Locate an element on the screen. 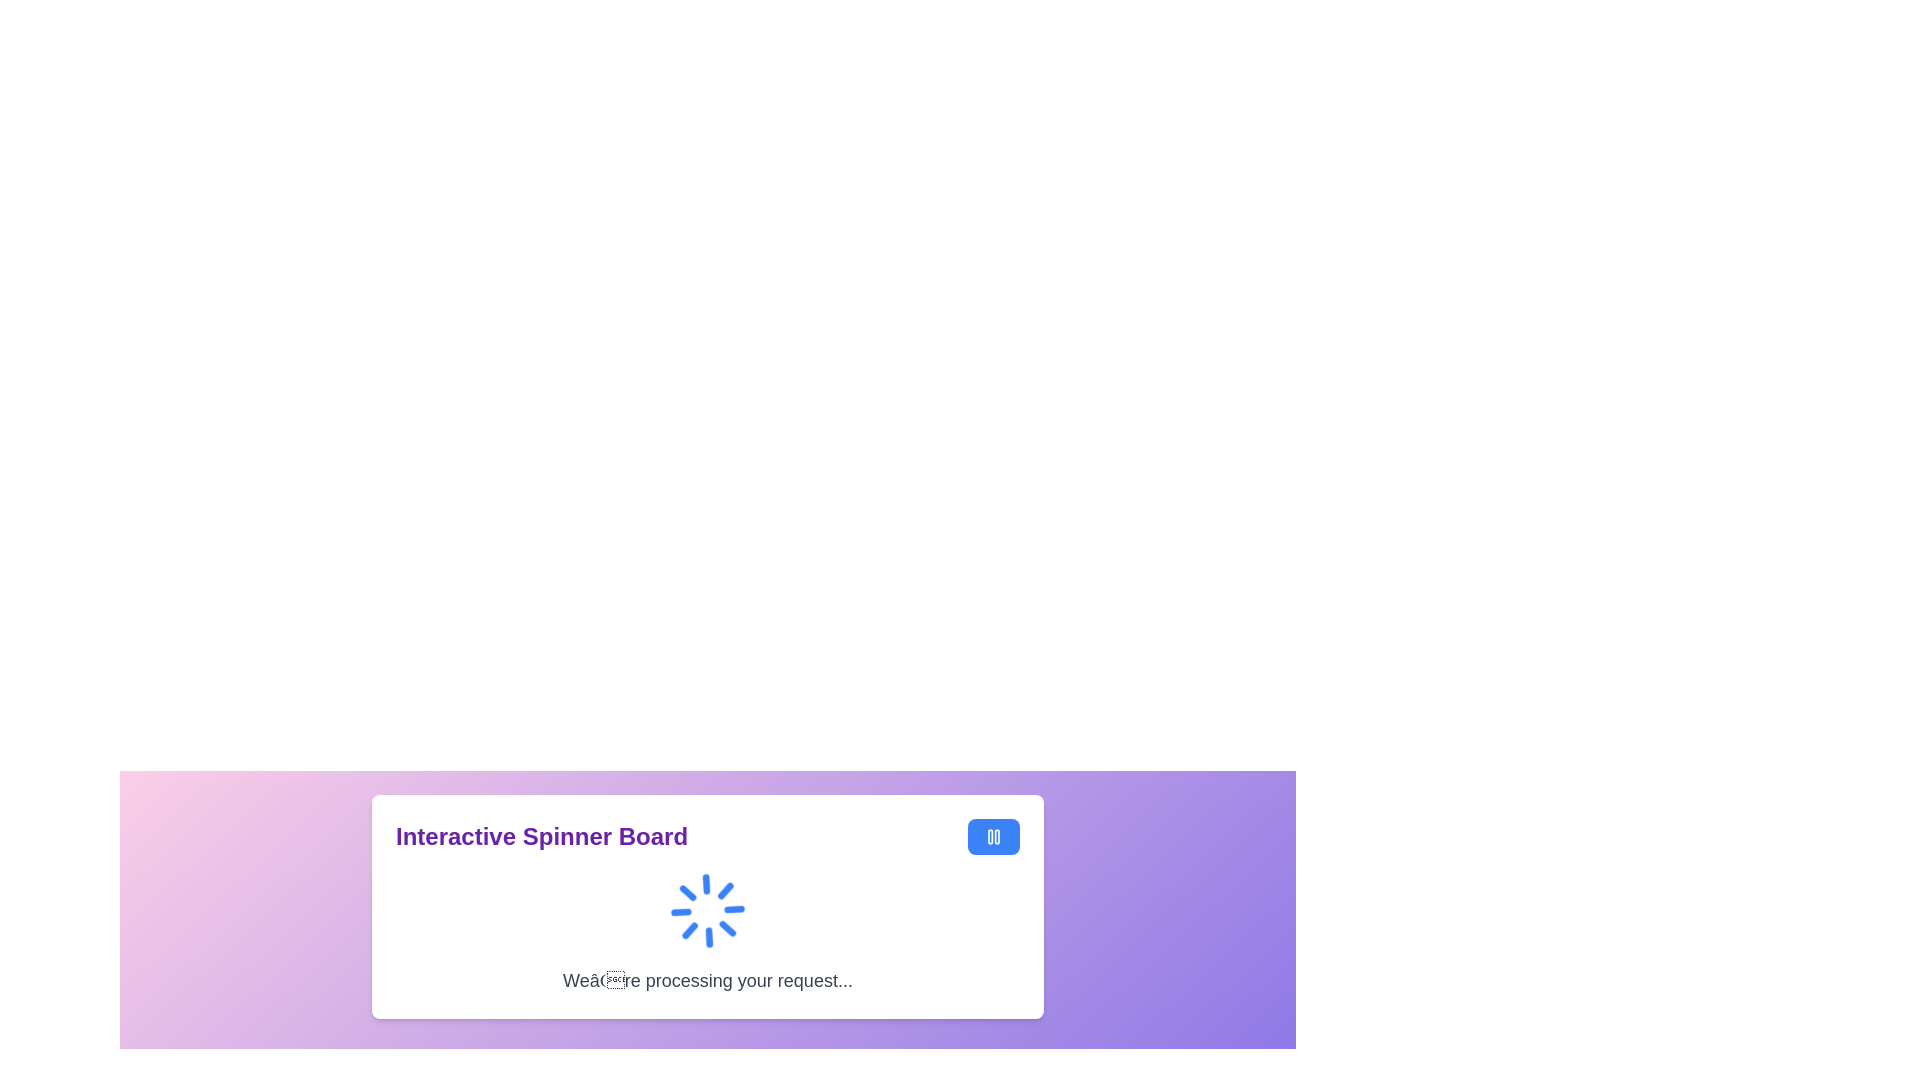 Image resolution: width=1920 pixels, height=1080 pixels. the rectangular button with a bright blue background and a pause symbol icon by is located at coordinates (993, 837).